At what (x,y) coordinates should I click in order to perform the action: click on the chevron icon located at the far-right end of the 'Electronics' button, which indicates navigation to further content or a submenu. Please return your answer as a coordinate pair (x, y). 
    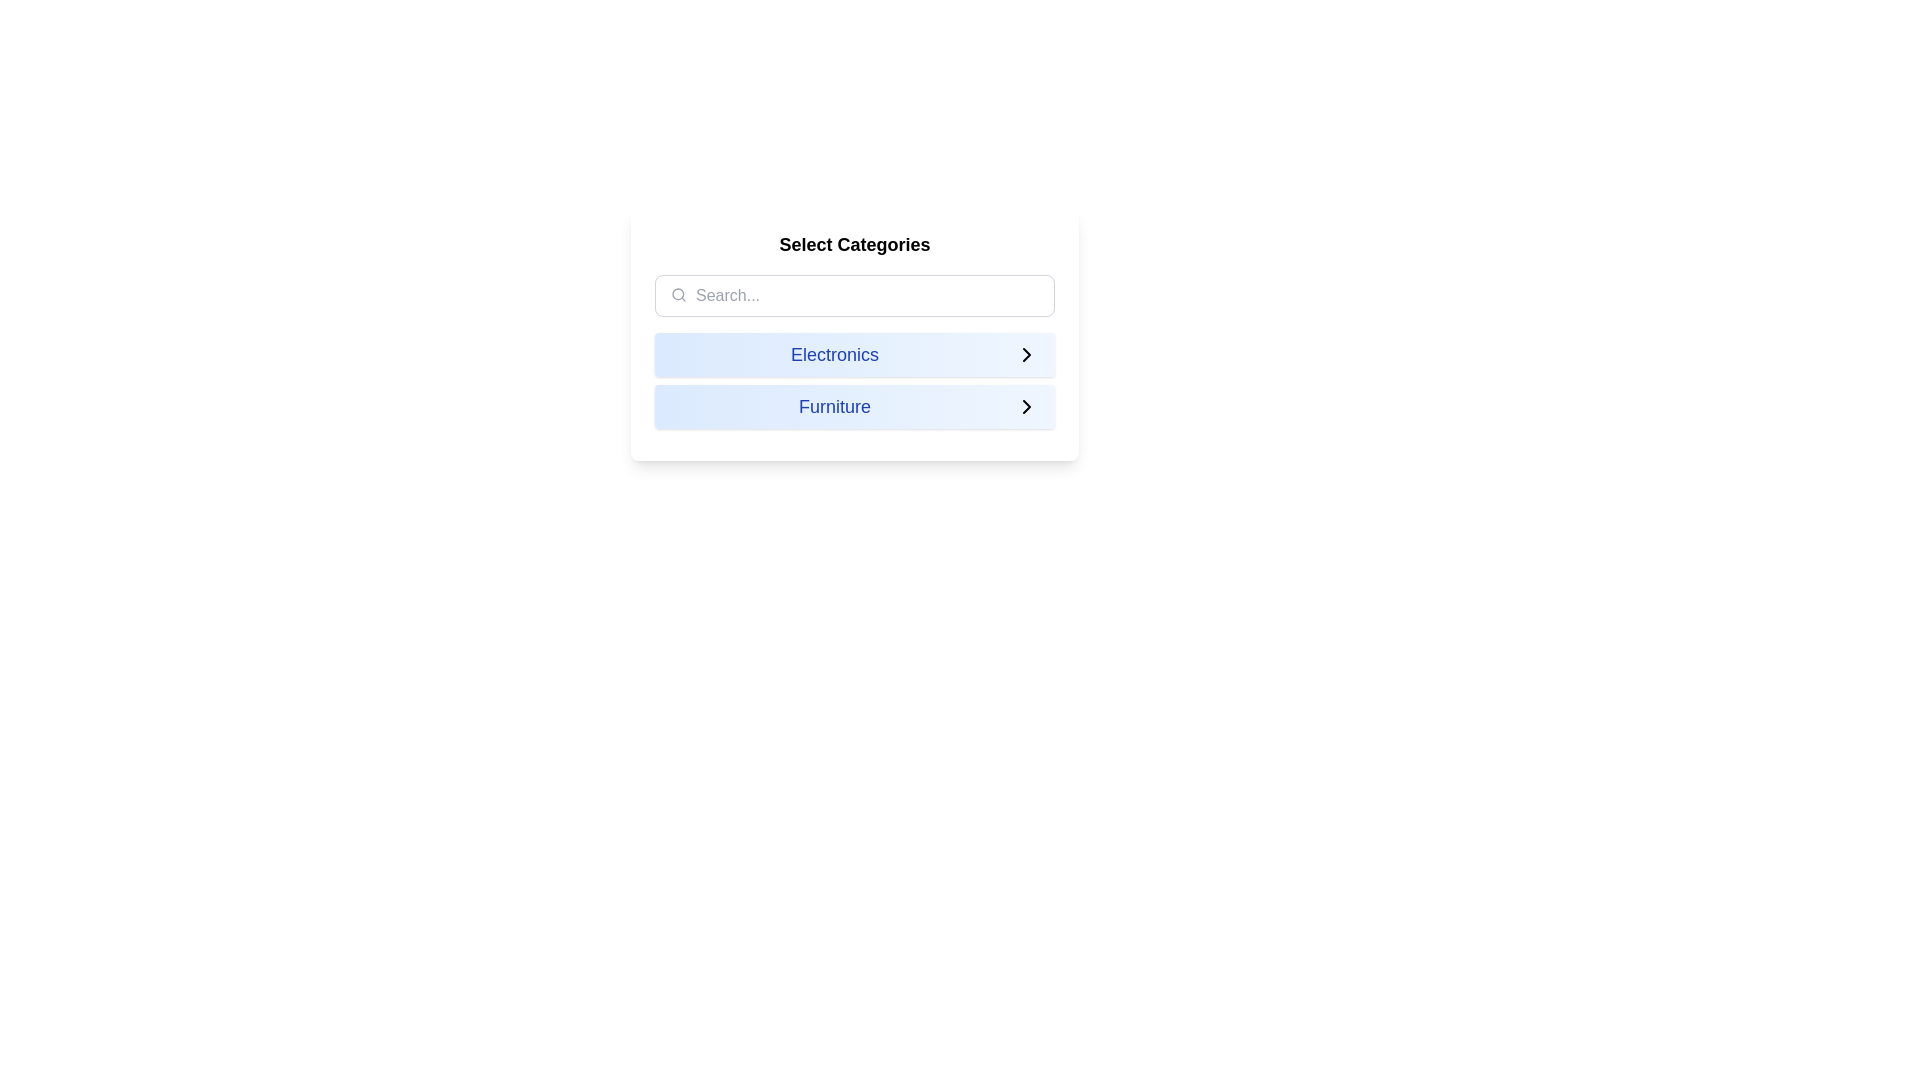
    Looking at the image, I should click on (1027, 353).